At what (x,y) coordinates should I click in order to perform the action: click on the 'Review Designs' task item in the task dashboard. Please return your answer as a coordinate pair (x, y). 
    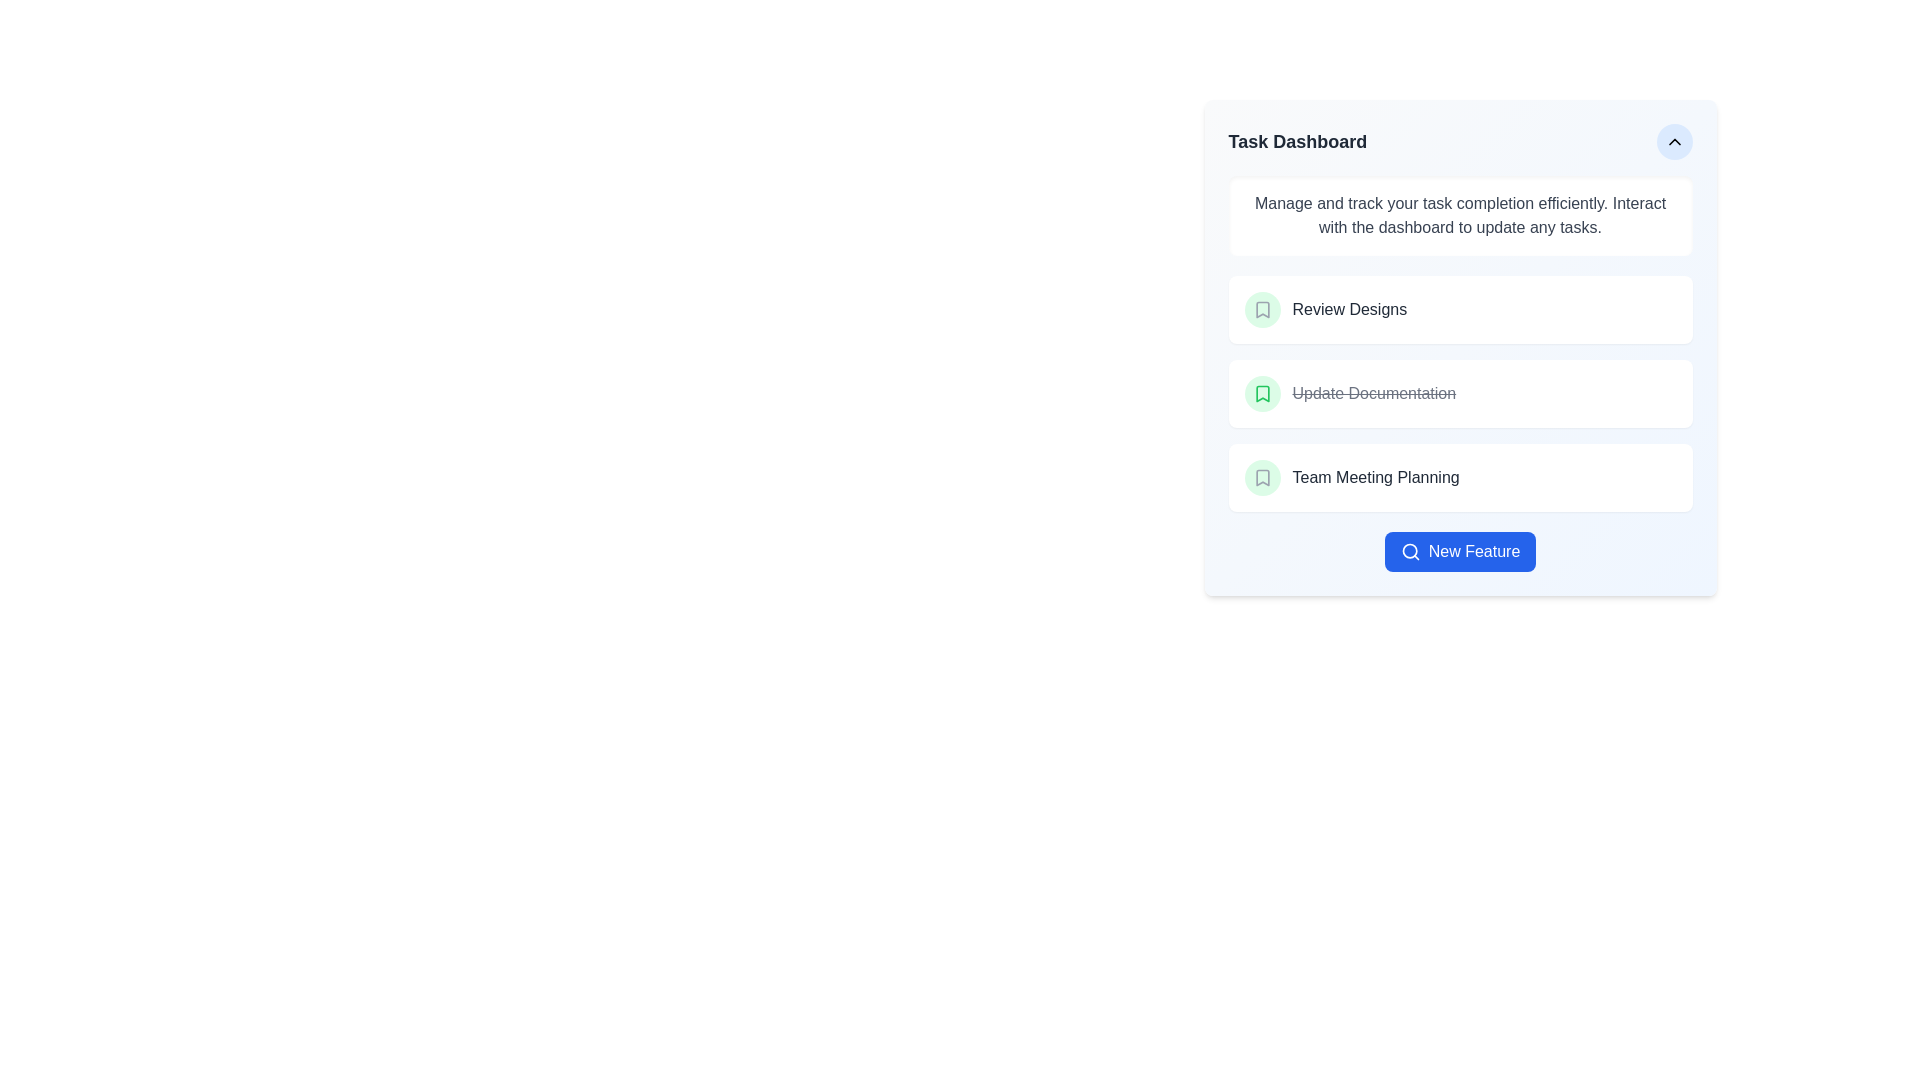
    Looking at the image, I should click on (1460, 309).